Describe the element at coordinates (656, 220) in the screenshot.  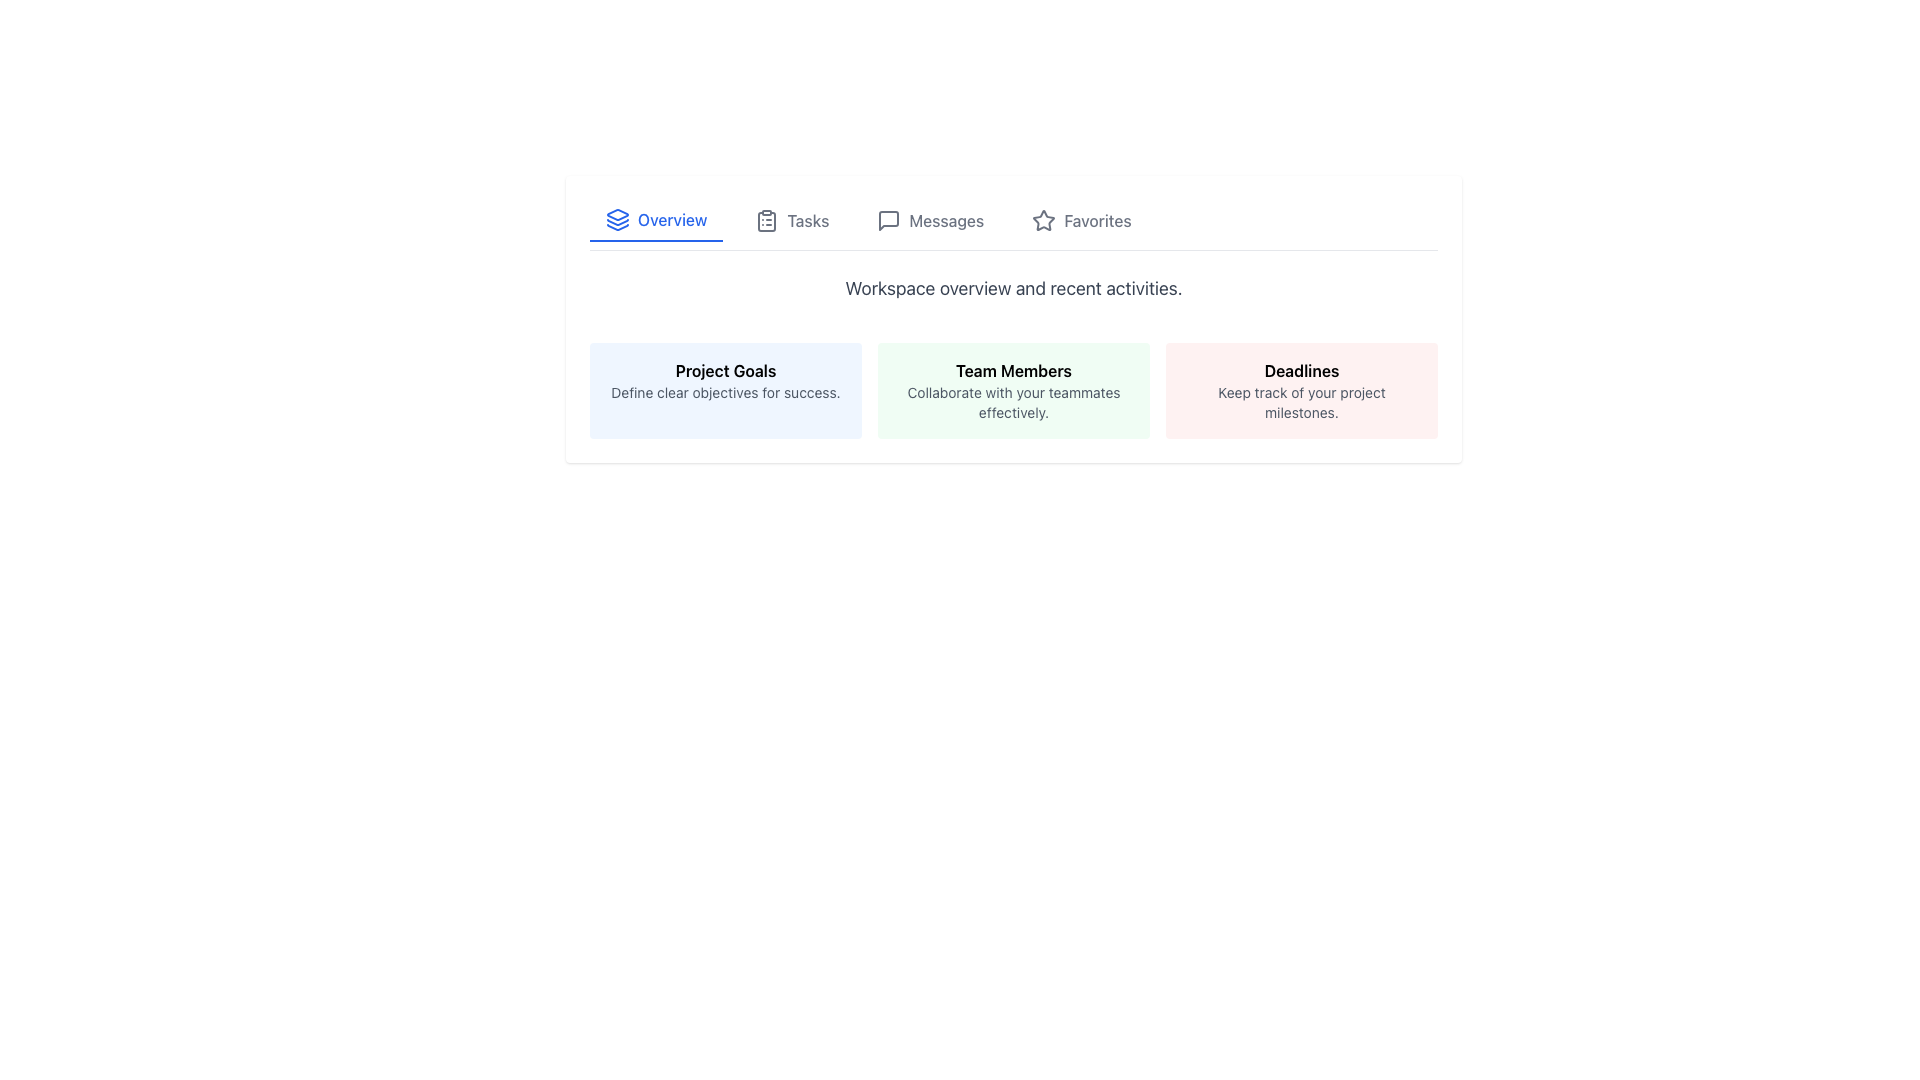
I see `the 'Overview' navigation tab located at the top-left of the tab navigation bar` at that location.